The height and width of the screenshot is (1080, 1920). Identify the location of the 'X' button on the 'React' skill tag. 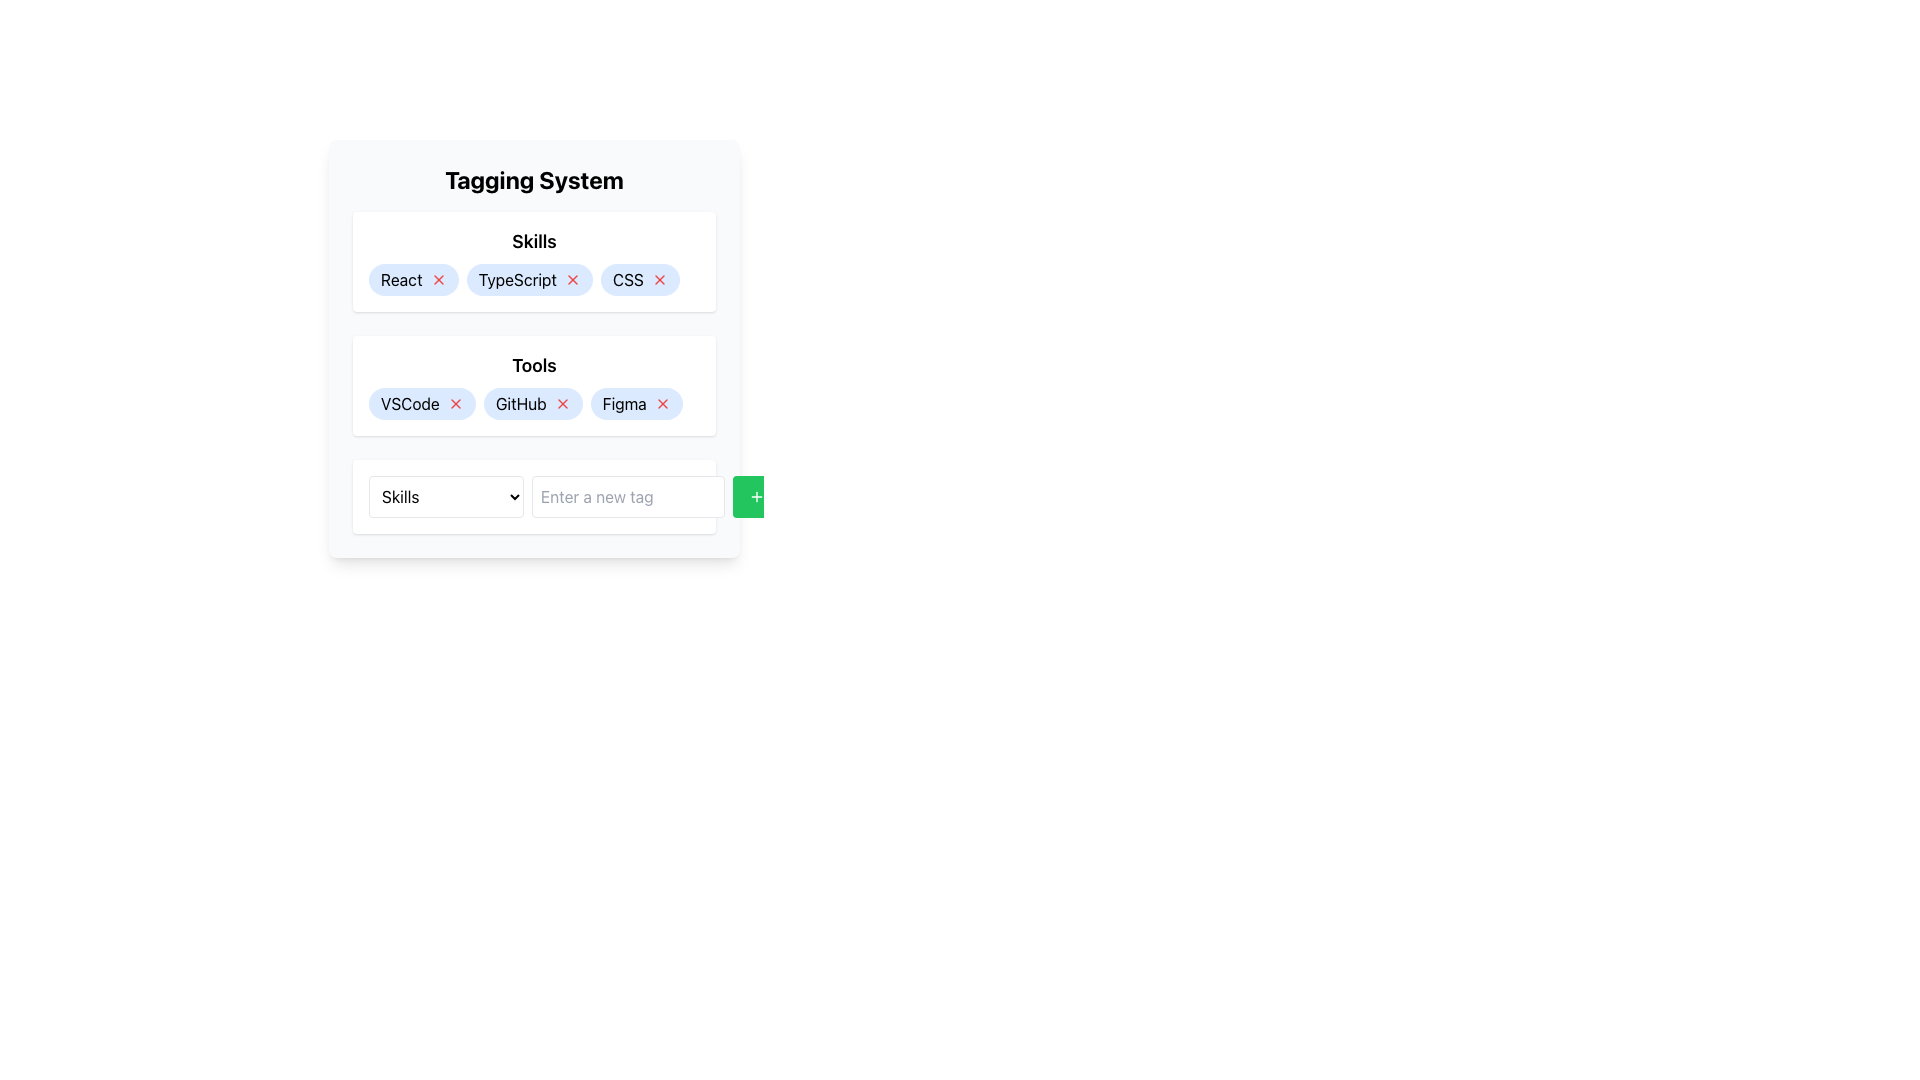
(412, 280).